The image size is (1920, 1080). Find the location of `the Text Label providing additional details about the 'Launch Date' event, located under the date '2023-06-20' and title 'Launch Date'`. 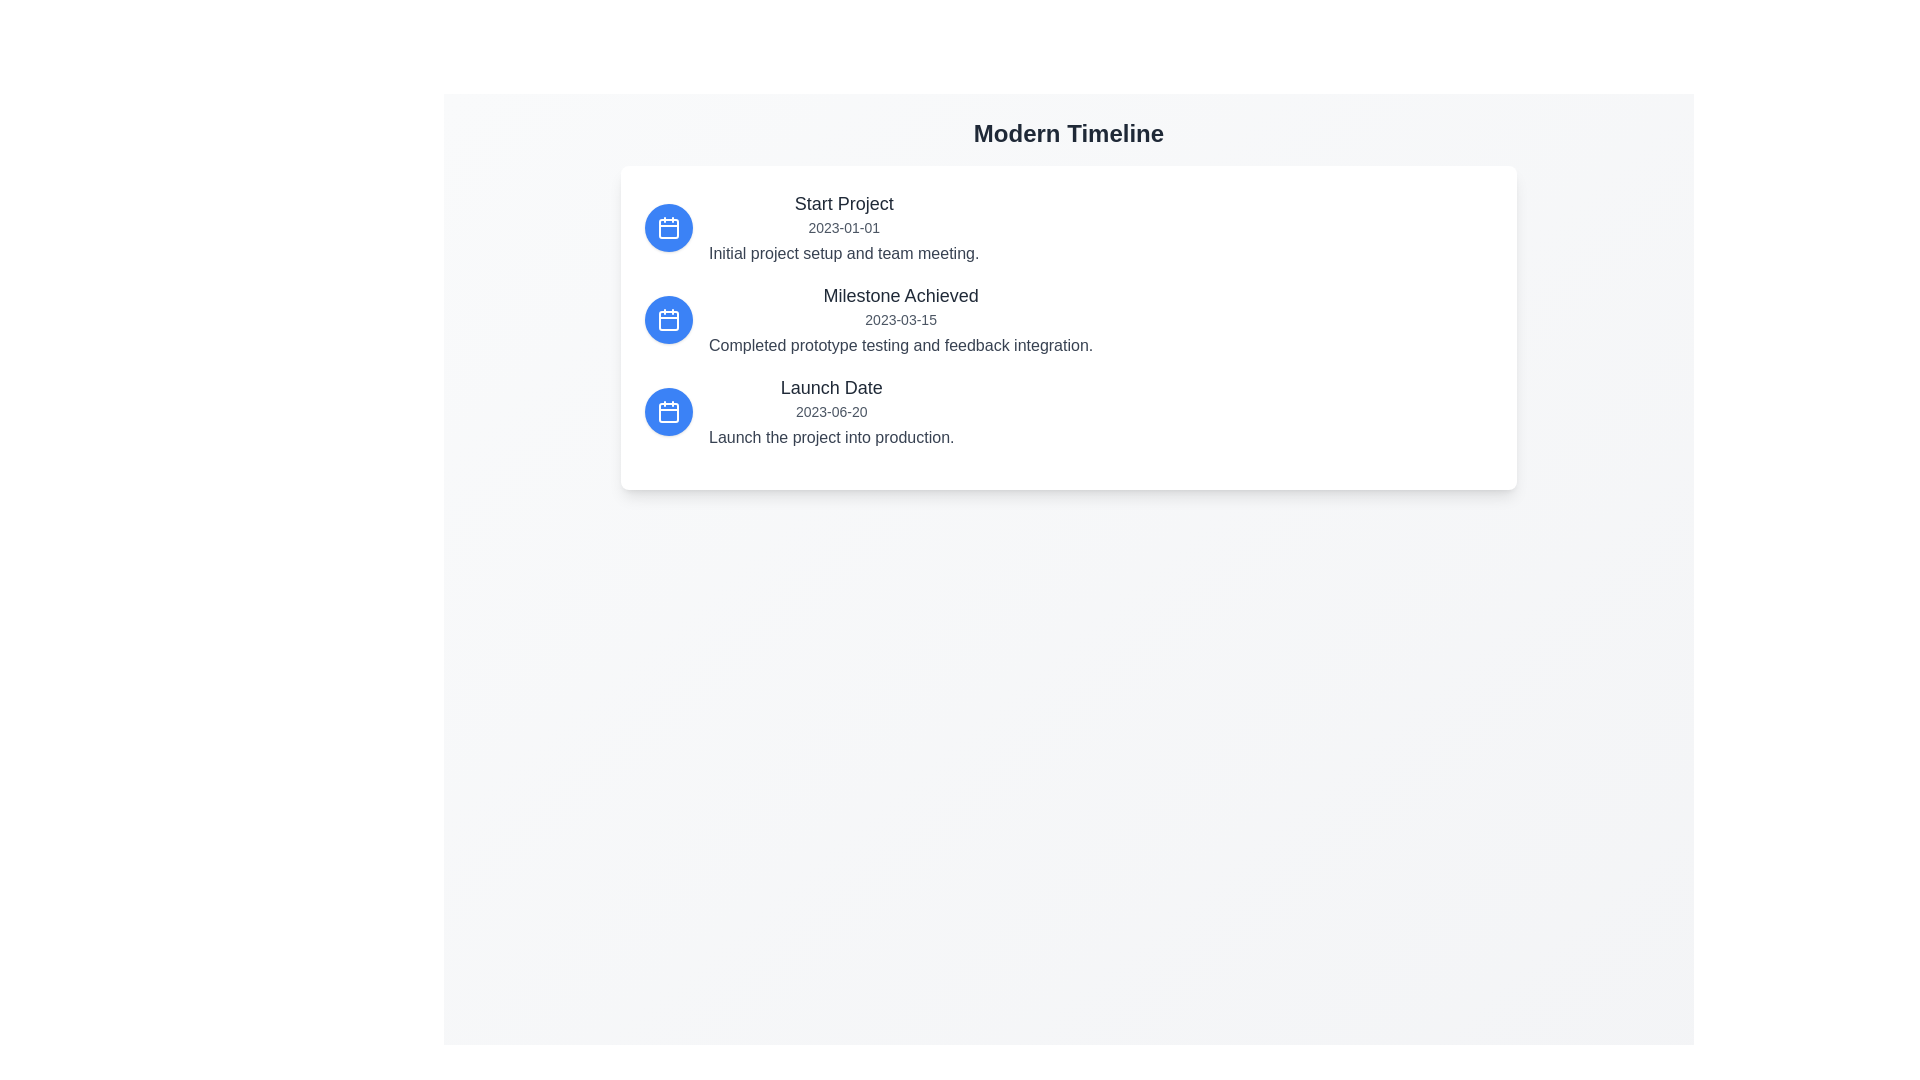

the Text Label providing additional details about the 'Launch Date' event, located under the date '2023-06-20' and title 'Launch Date' is located at coordinates (831, 437).